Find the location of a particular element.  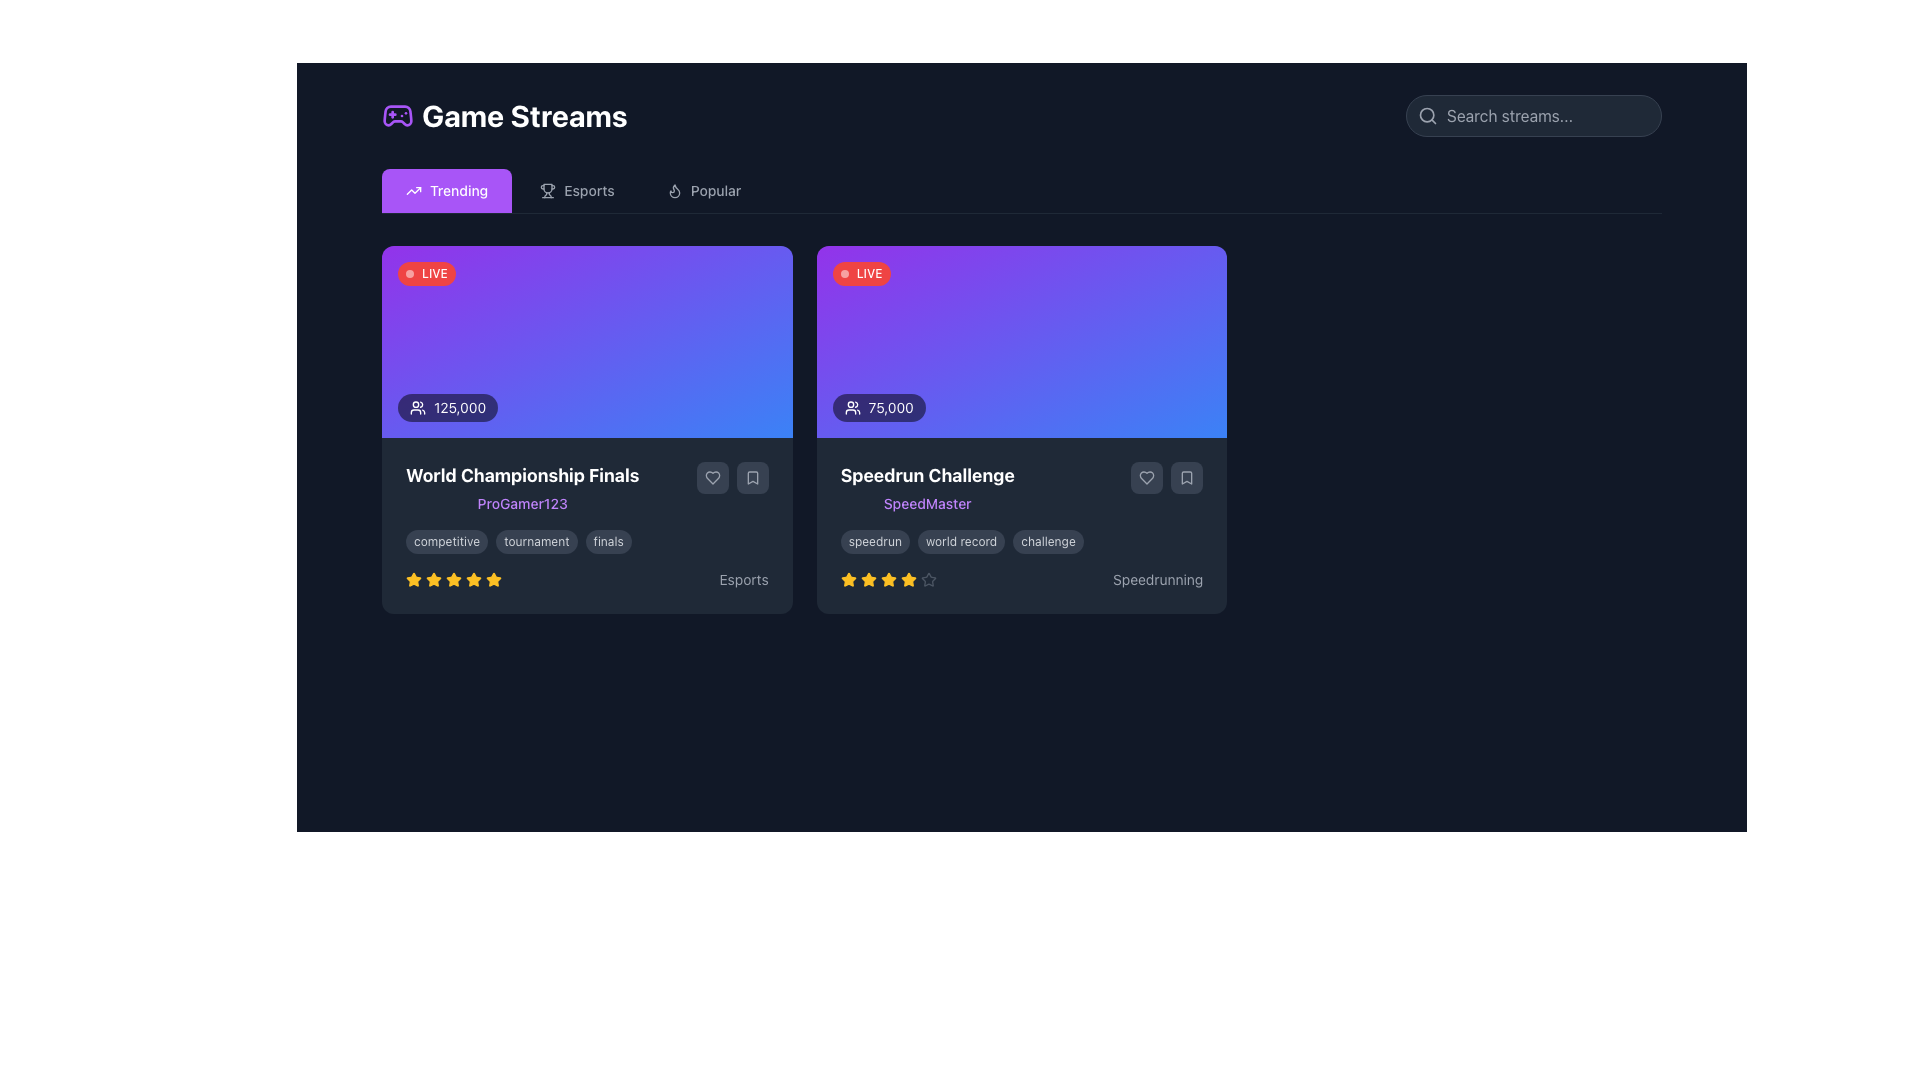

the bookmark icon, which is the light gray outline of a bookmark symbol located at the bottom right corner of the 'Speedrun Challenge' card is located at coordinates (1187, 478).